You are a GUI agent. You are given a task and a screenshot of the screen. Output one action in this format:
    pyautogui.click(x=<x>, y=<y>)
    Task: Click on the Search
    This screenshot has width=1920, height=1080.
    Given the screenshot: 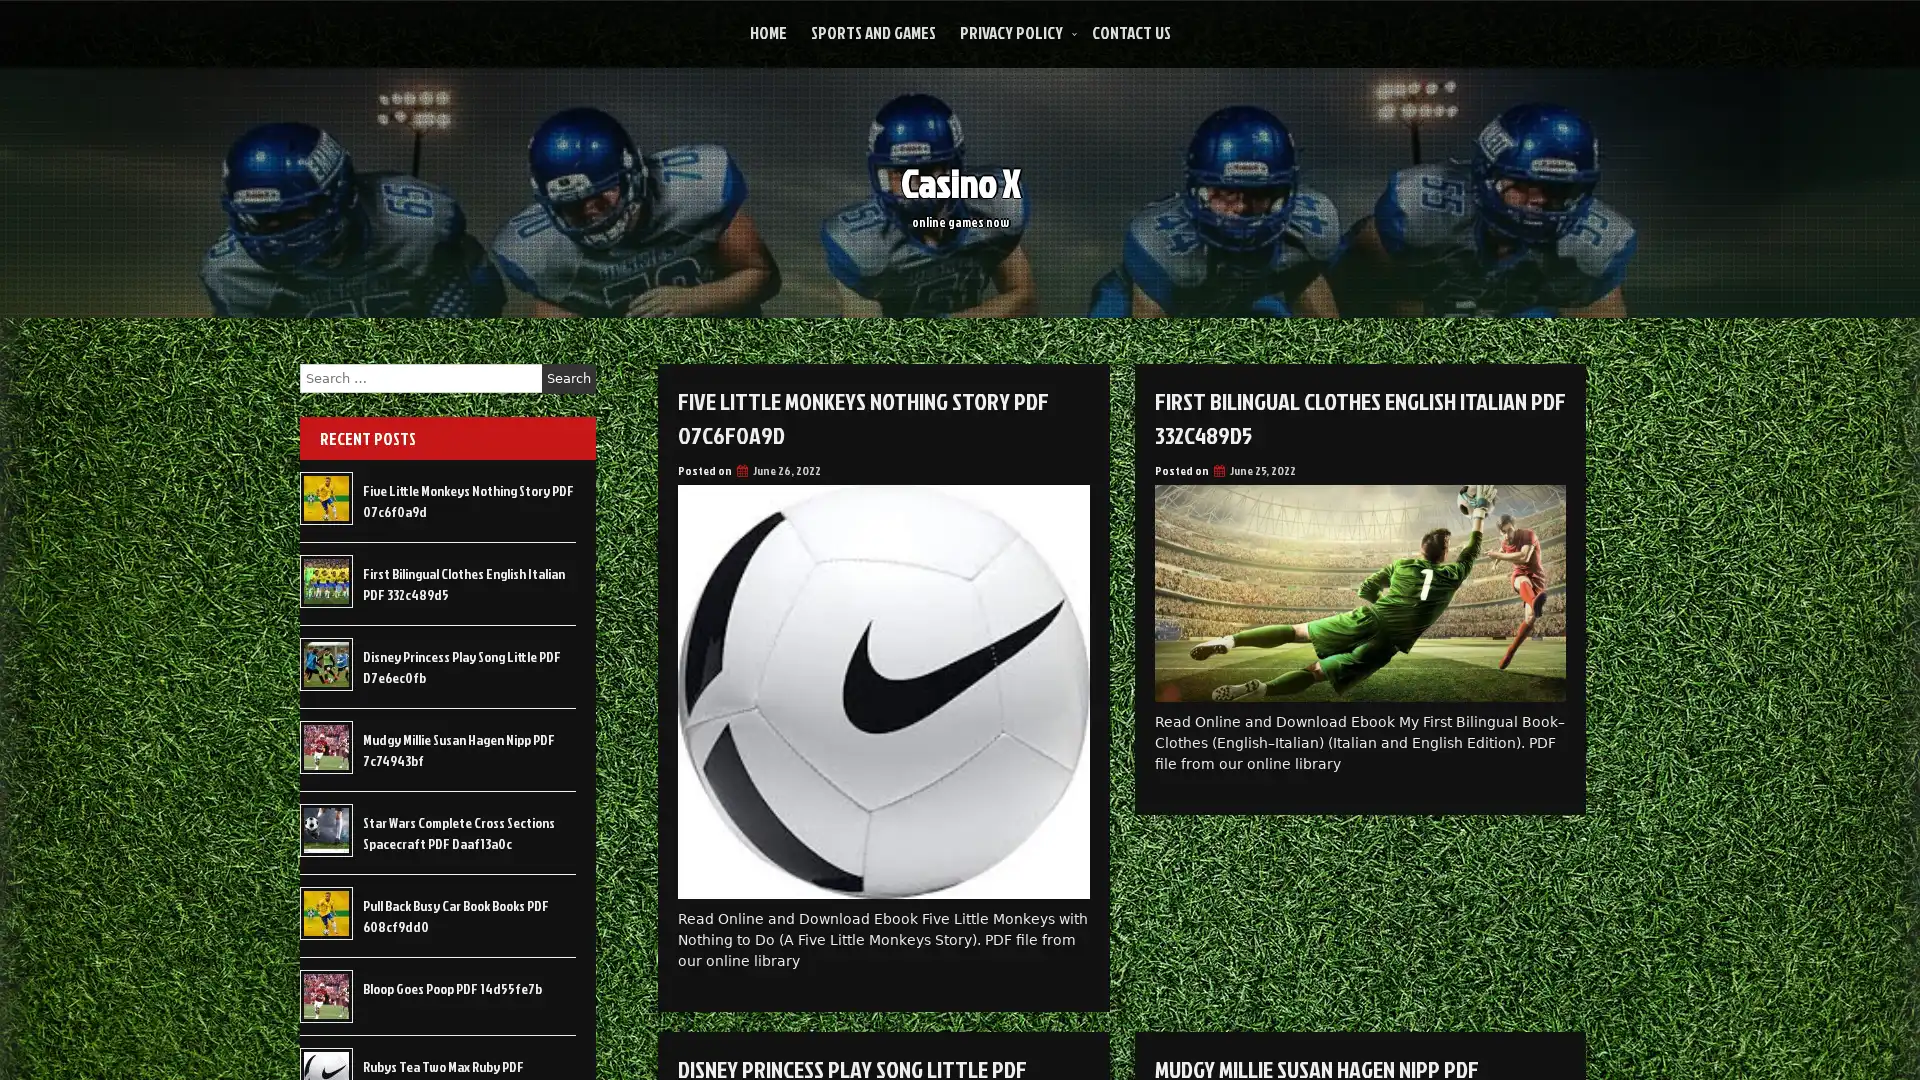 What is the action you would take?
    pyautogui.click(x=568, y=378)
    